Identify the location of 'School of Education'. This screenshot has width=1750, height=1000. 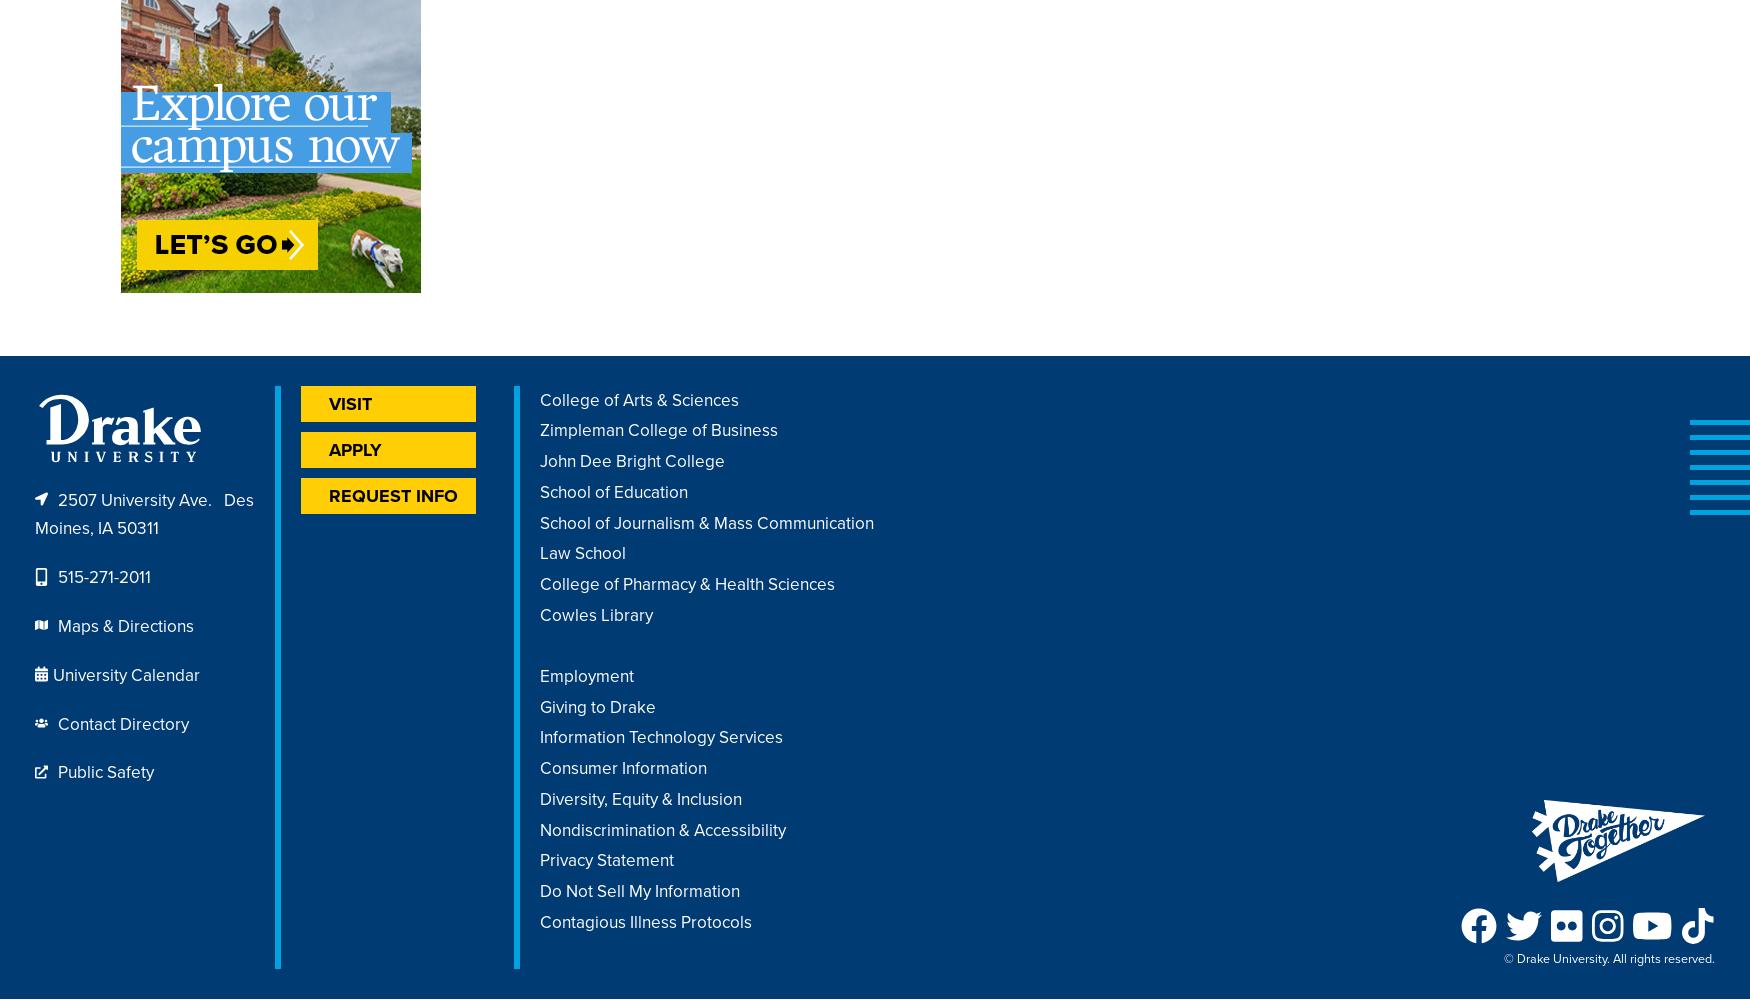
(539, 490).